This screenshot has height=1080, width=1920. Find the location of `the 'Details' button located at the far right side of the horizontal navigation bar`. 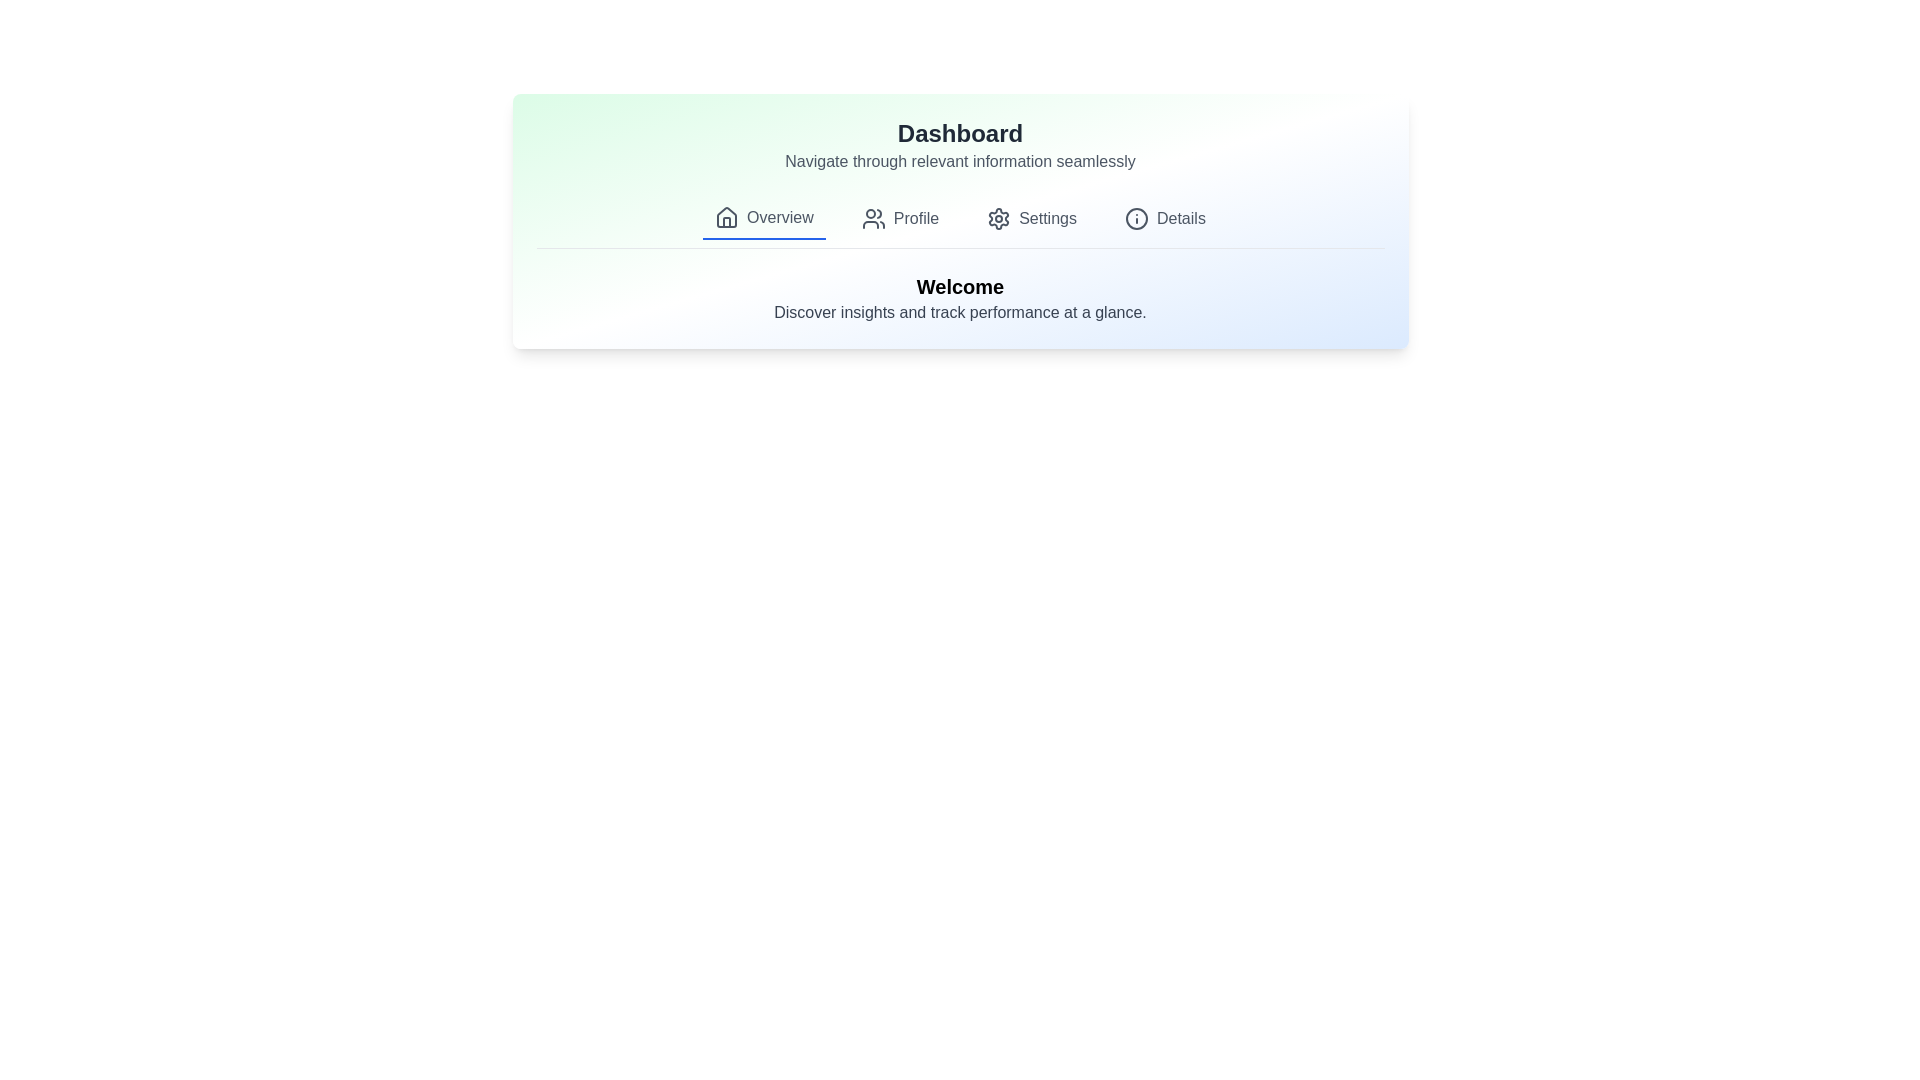

the 'Details' button located at the far right side of the horizontal navigation bar is located at coordinates (1165, 219).